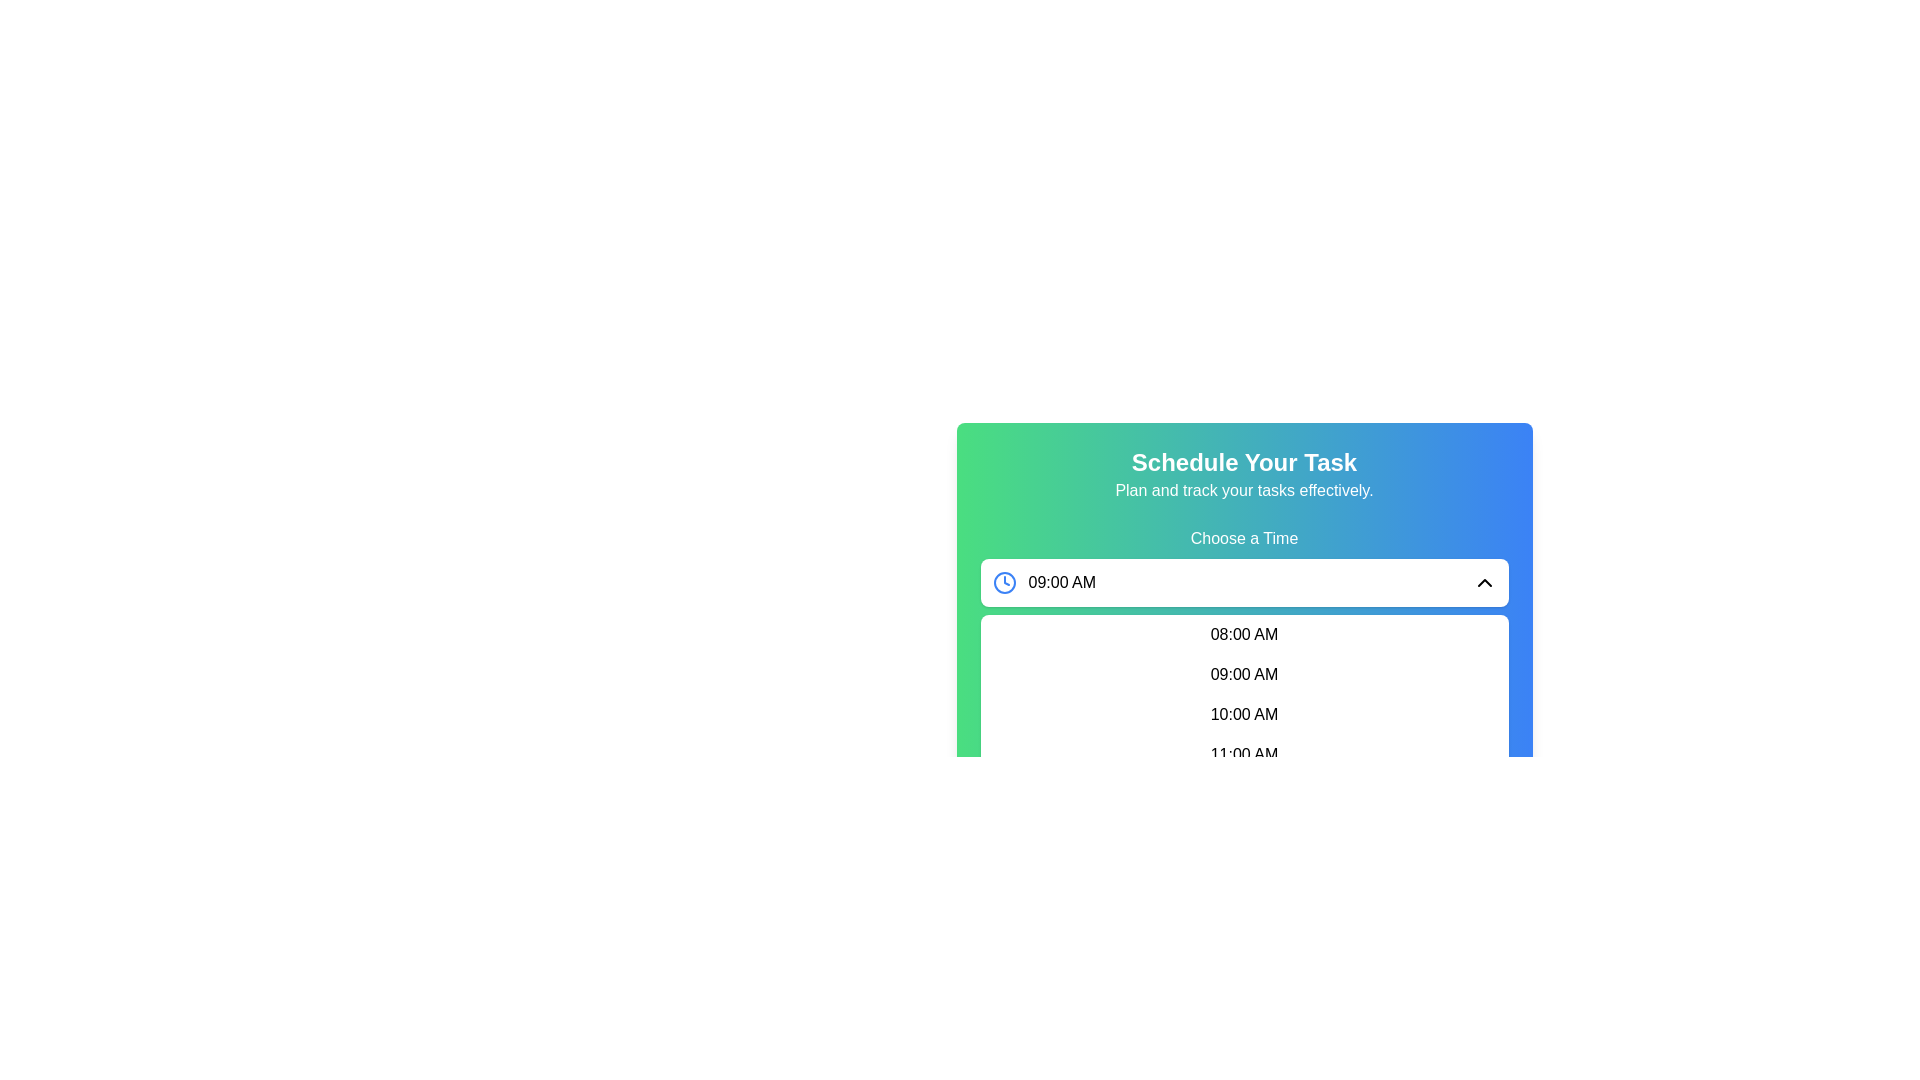 The width and height of the screenshot is (1920, 1080). Describe the element at coordinates (1061, 582) in the screenshot. I see `the static text element displaying the selected time in the dropdown menu below the header 'Choose a Time'` at that location.